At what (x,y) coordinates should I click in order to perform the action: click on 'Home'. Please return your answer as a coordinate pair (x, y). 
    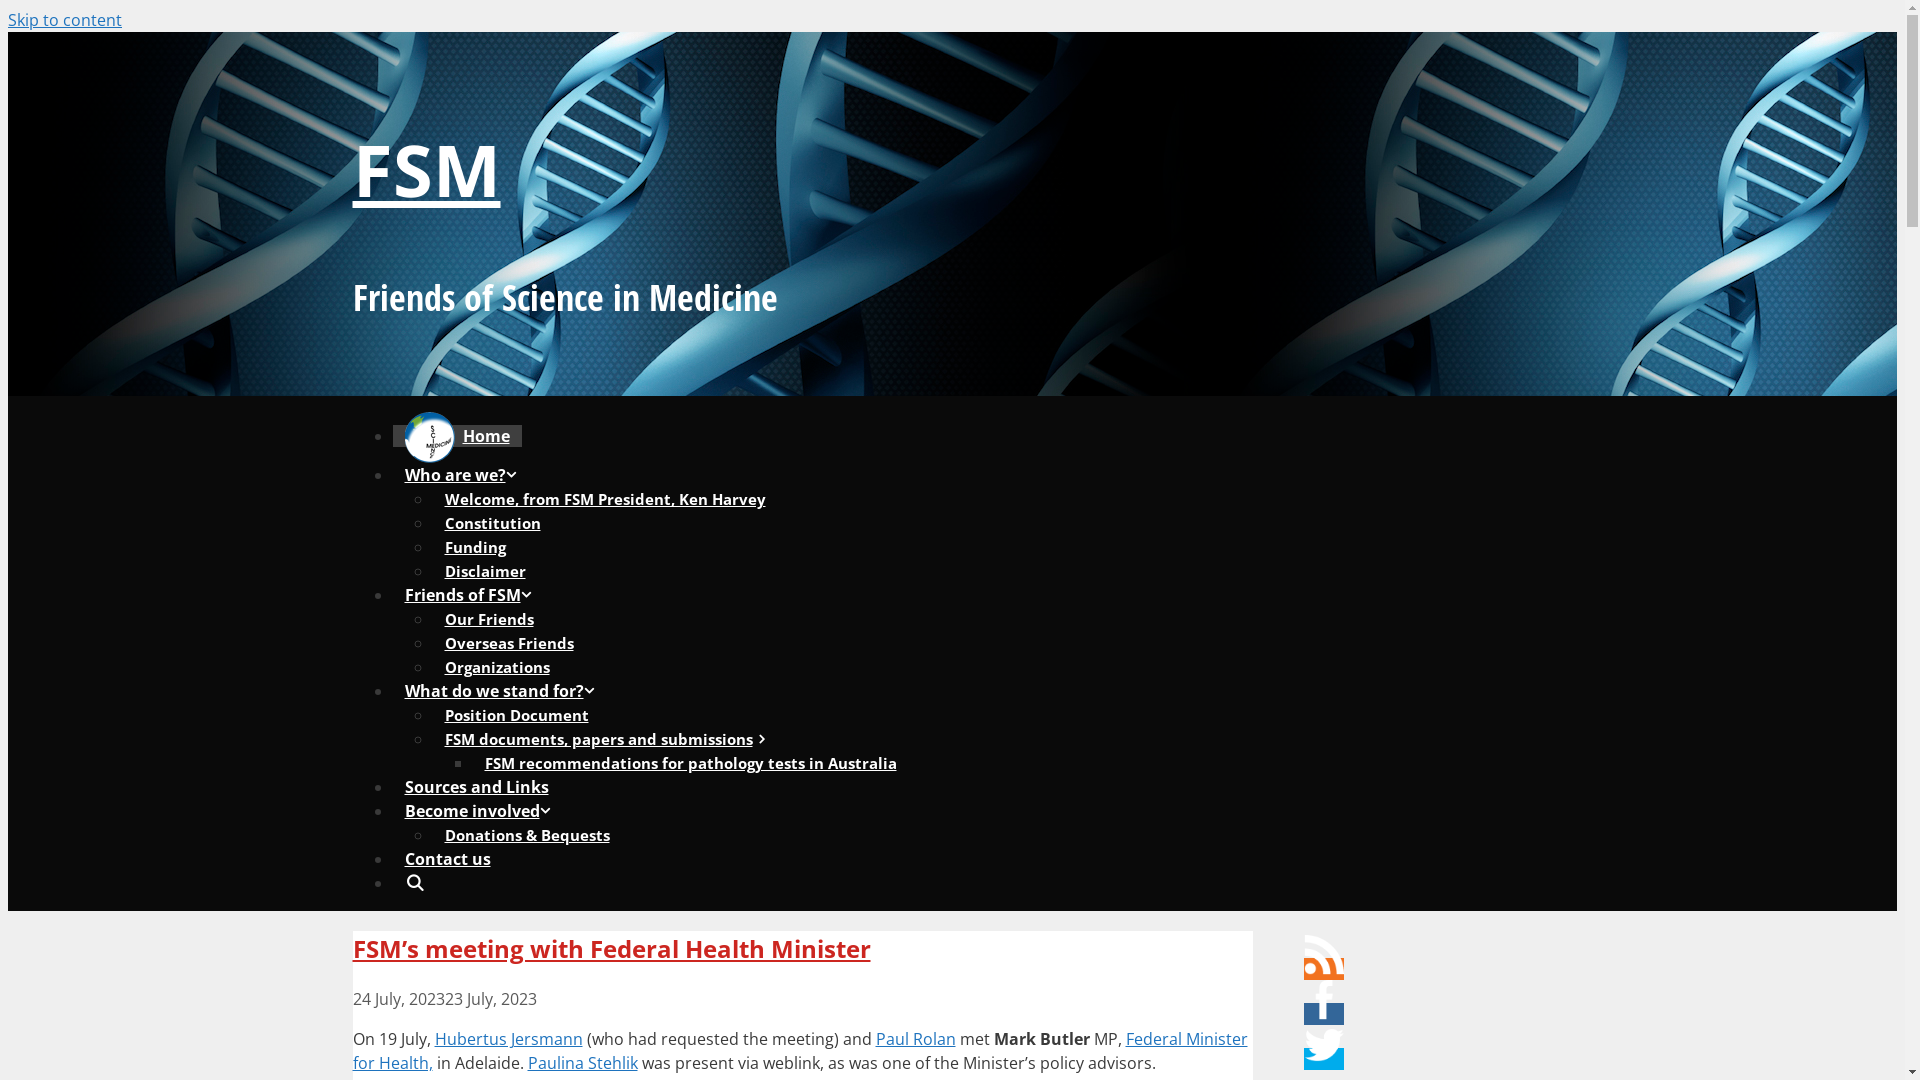
    Looking at the image, I should click on (455, 434).